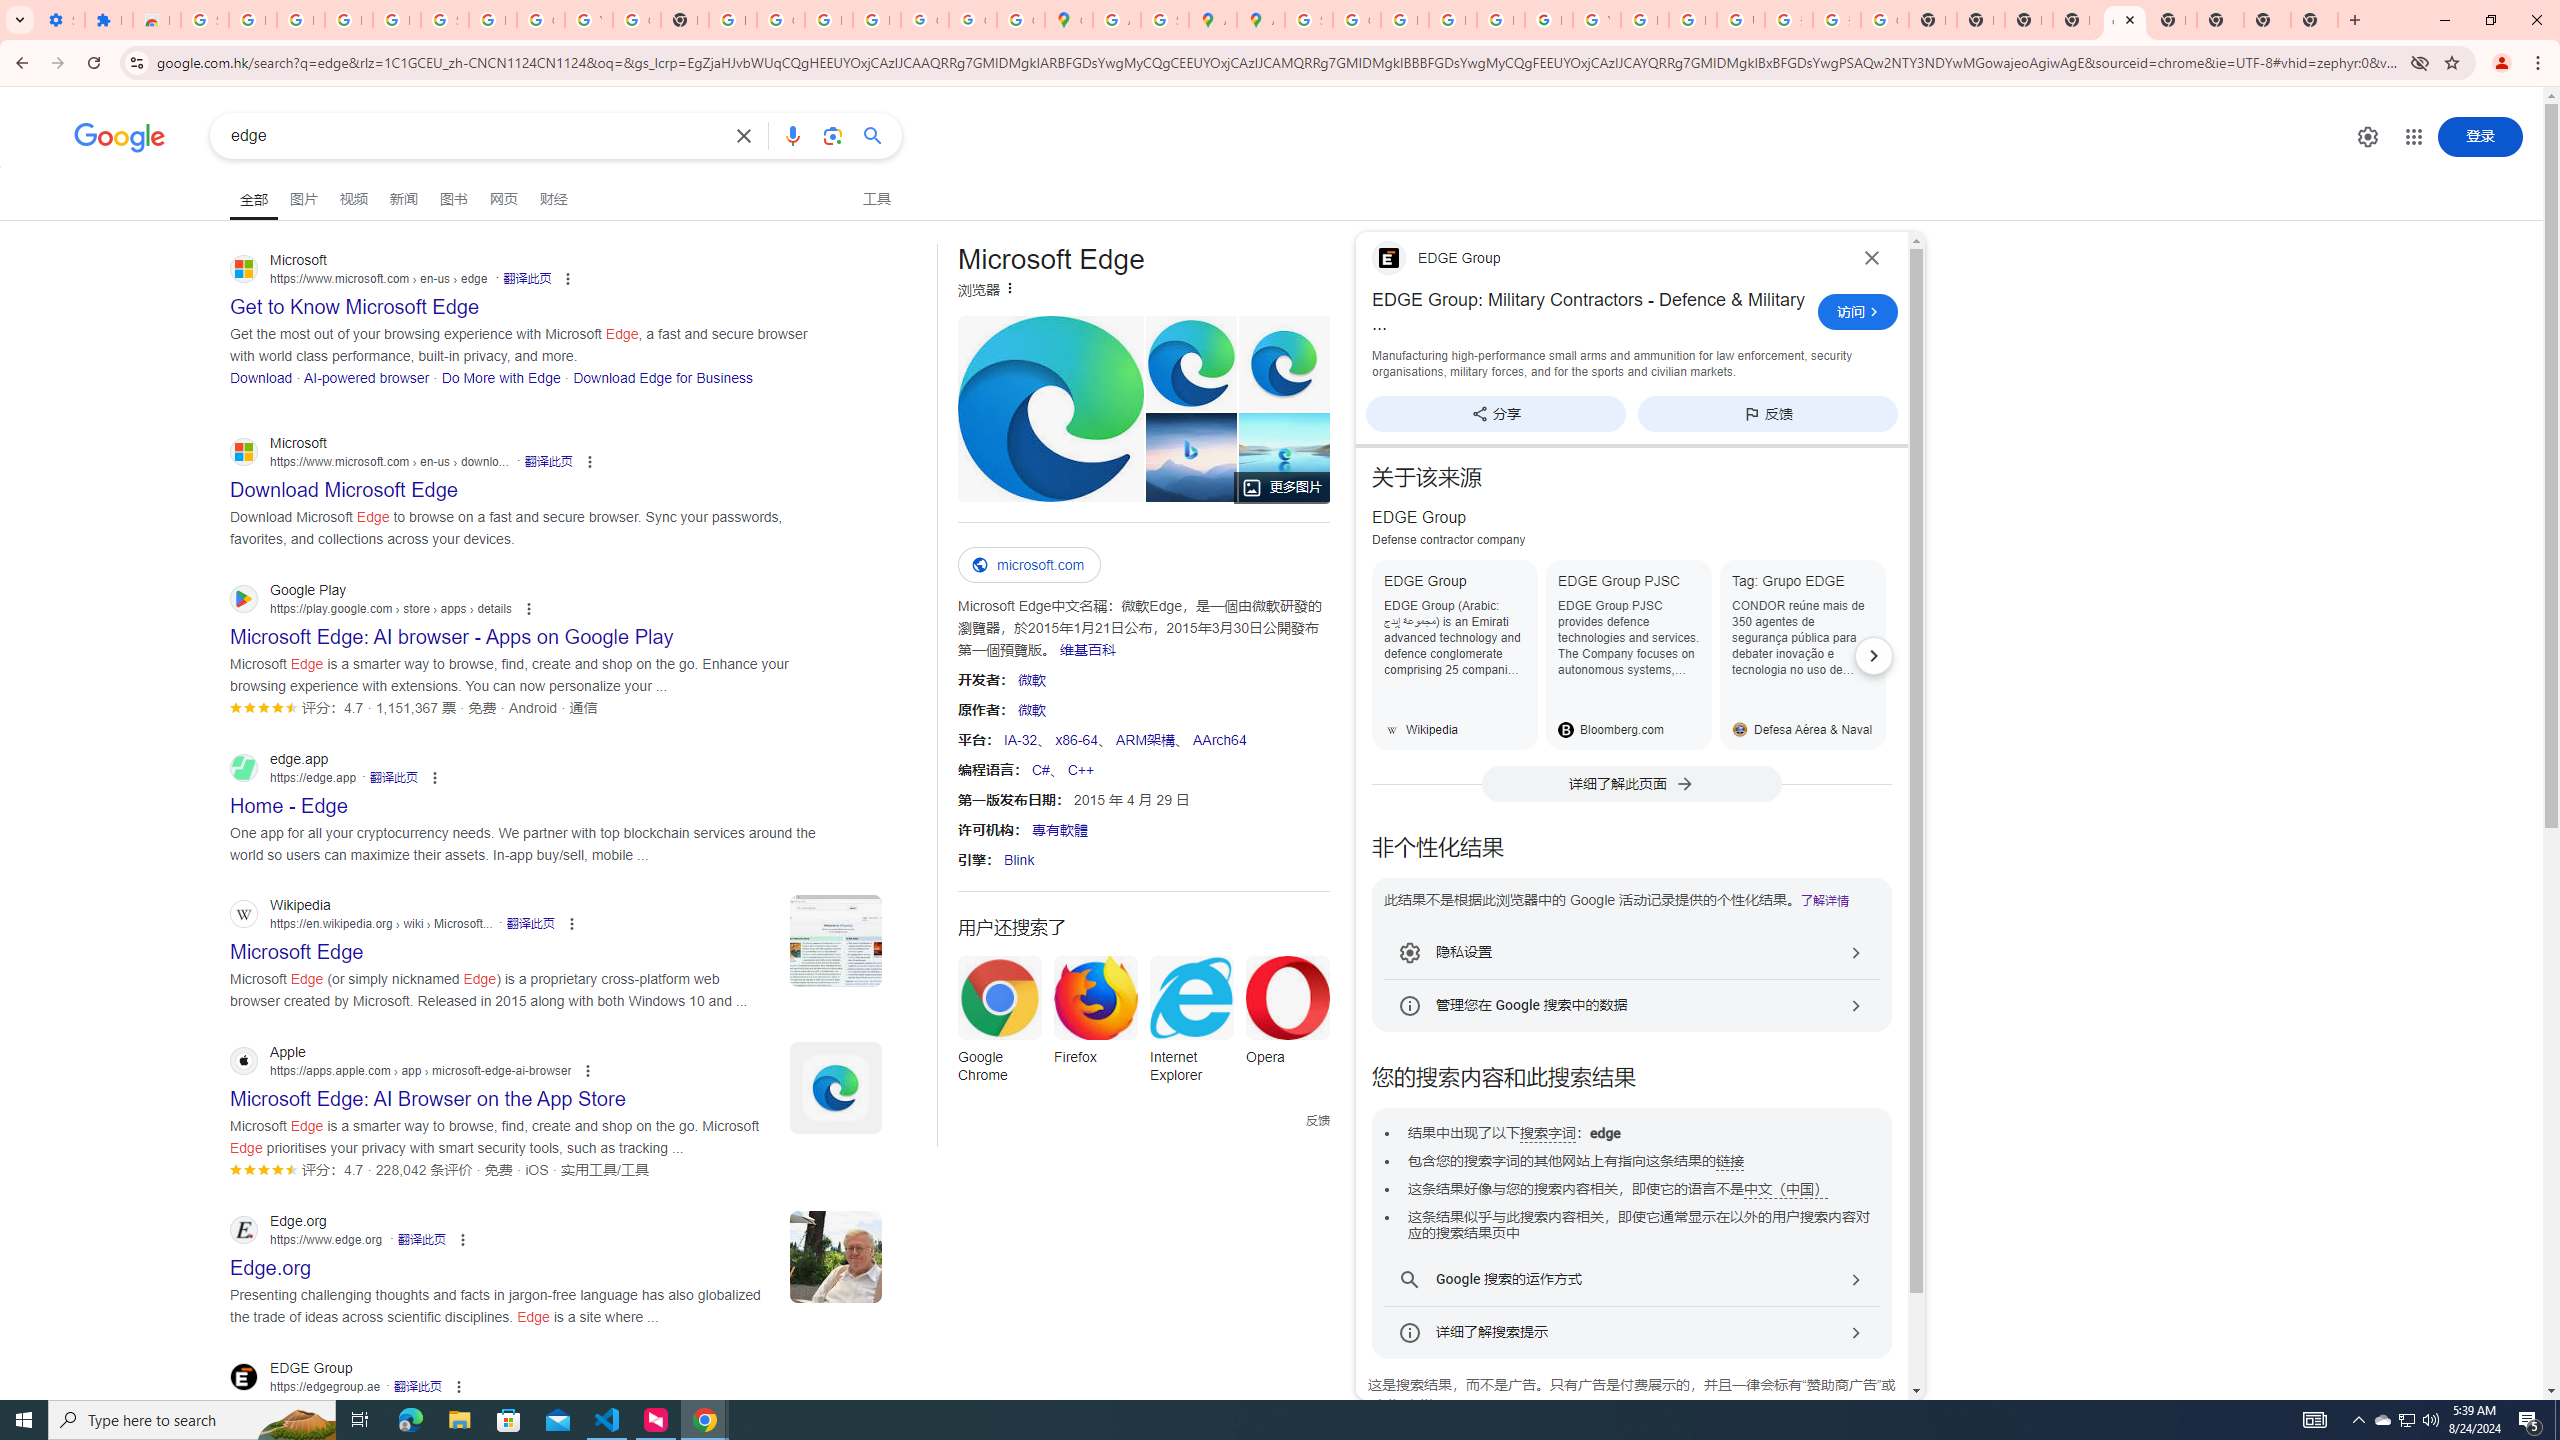  Describe the element at coordinates (107, 19) in the screenshot. I see `'Extensions'` at that location.